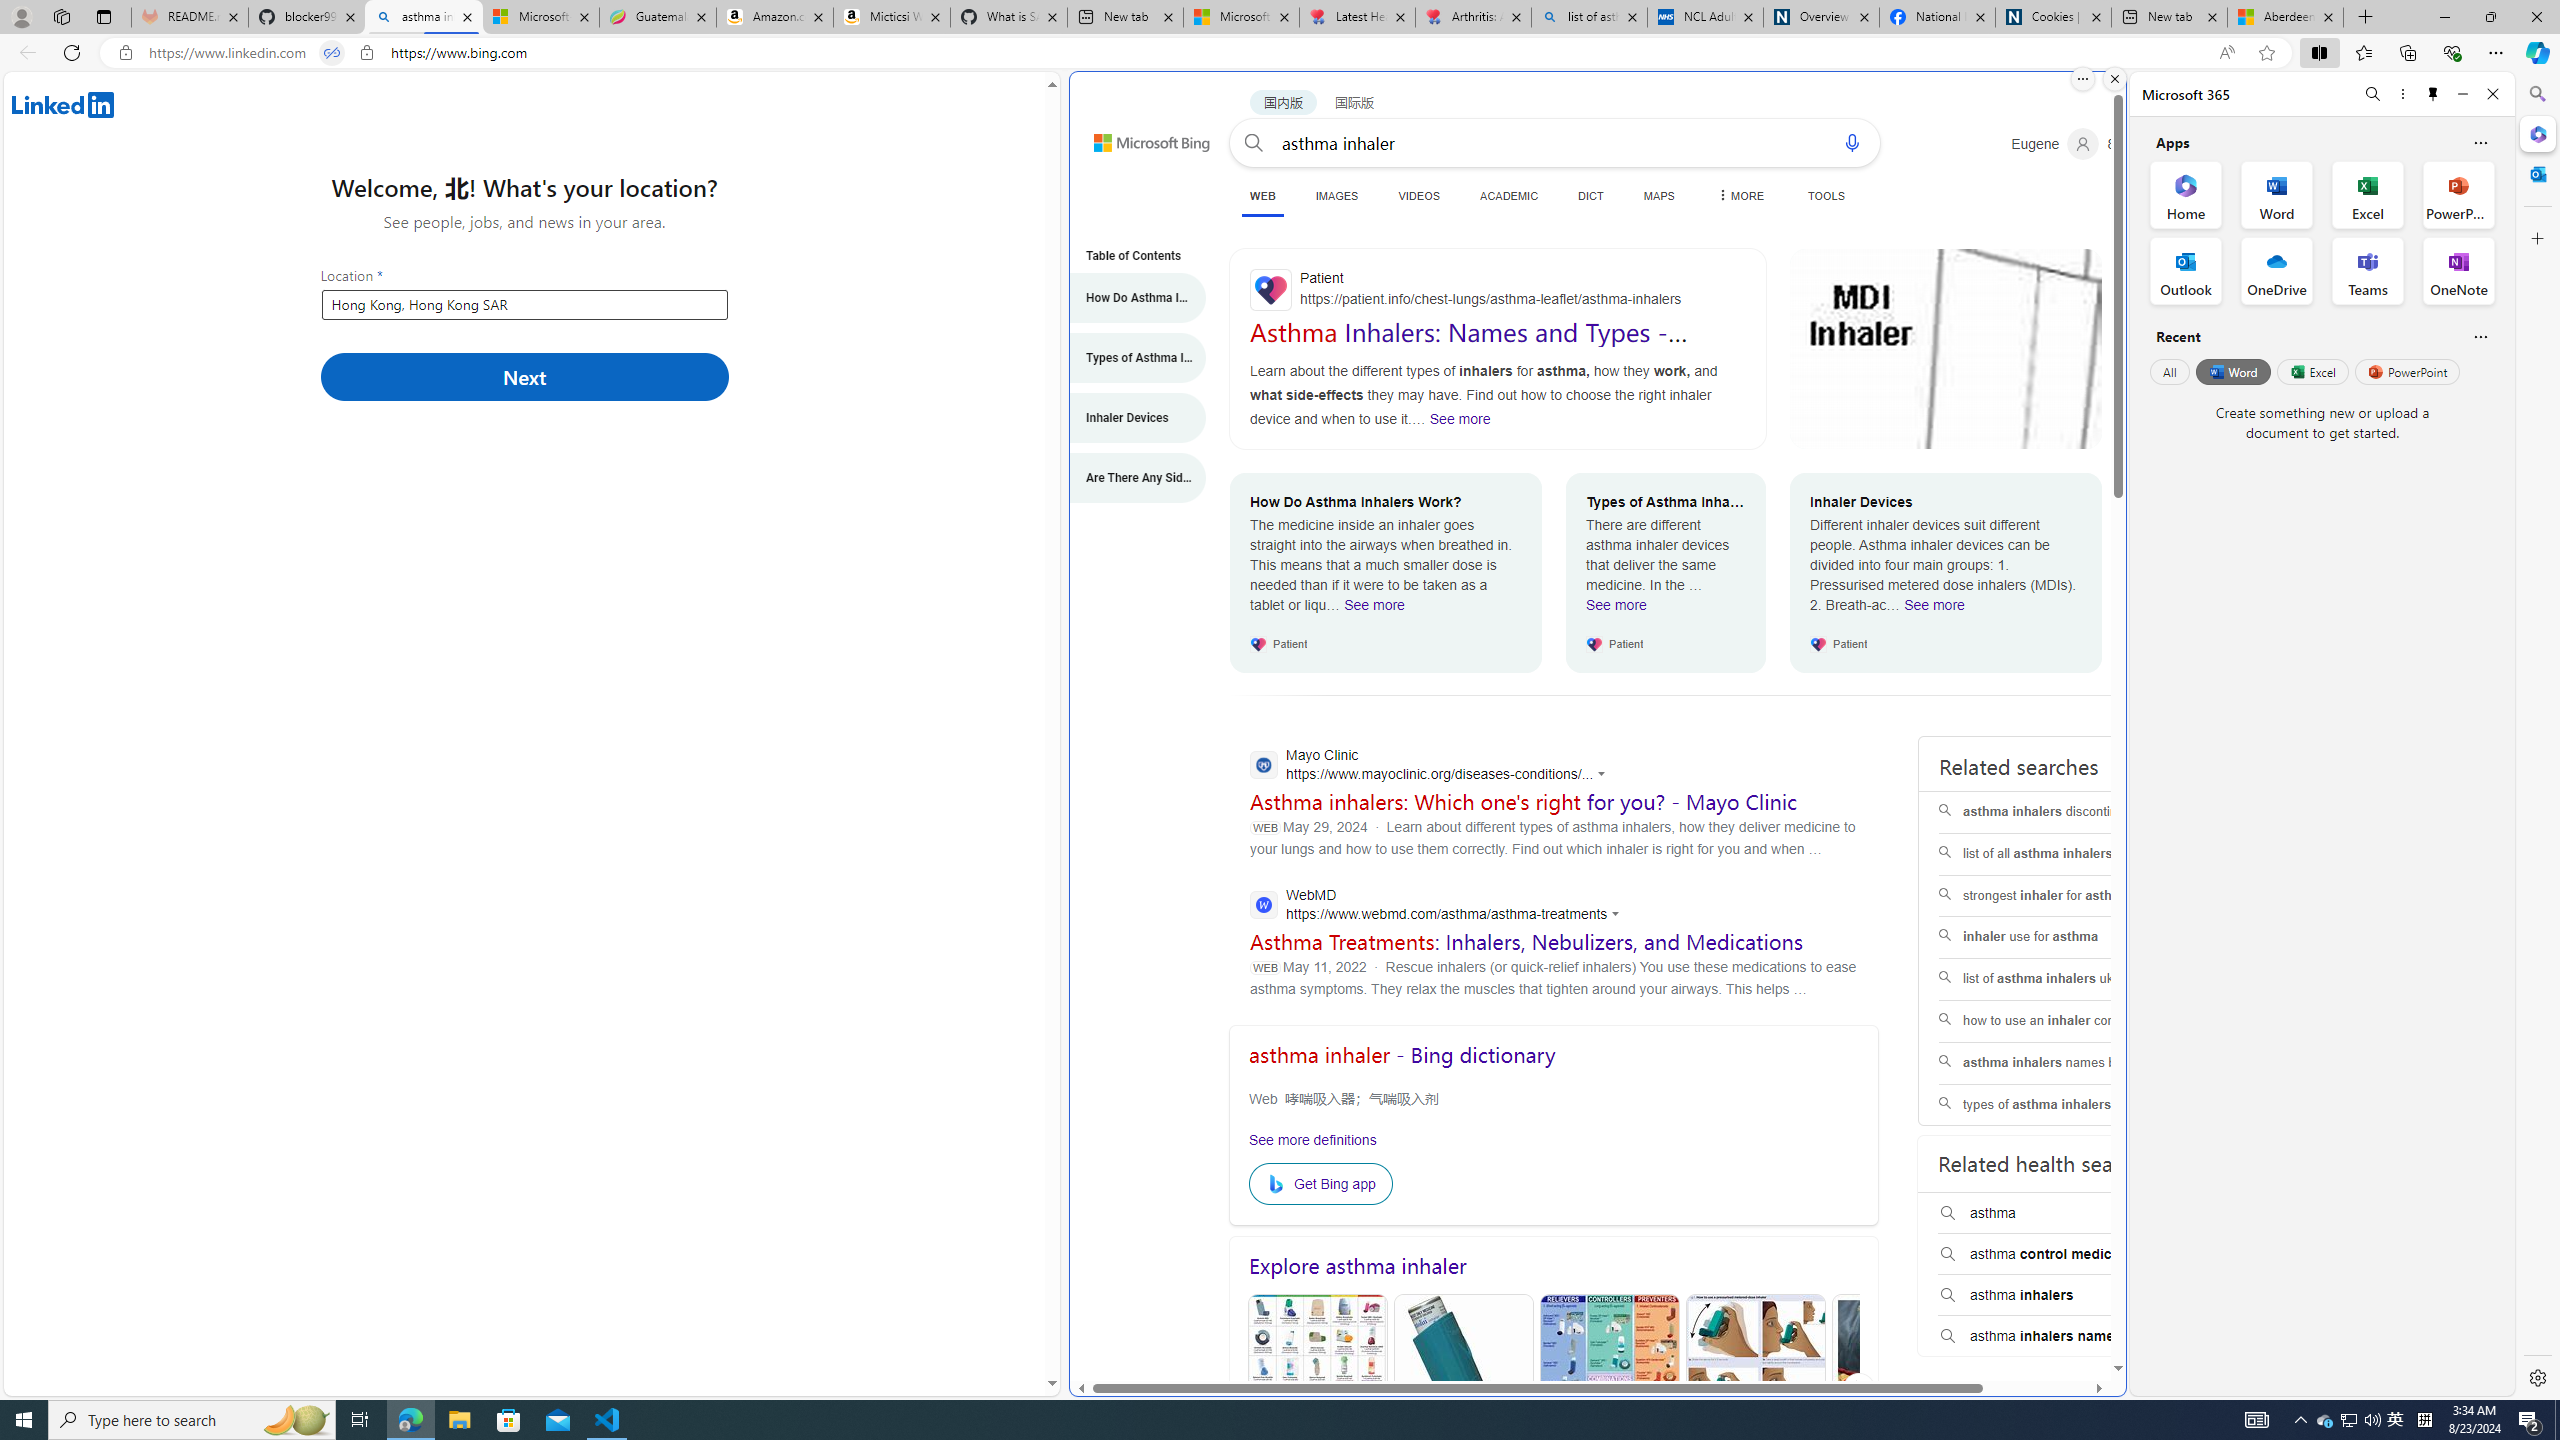 The width and height of the screenshot is (2560, 1440). Describe the element at coordinates (1737, 195) in the screenshot. I see `'MORE'` at that location.